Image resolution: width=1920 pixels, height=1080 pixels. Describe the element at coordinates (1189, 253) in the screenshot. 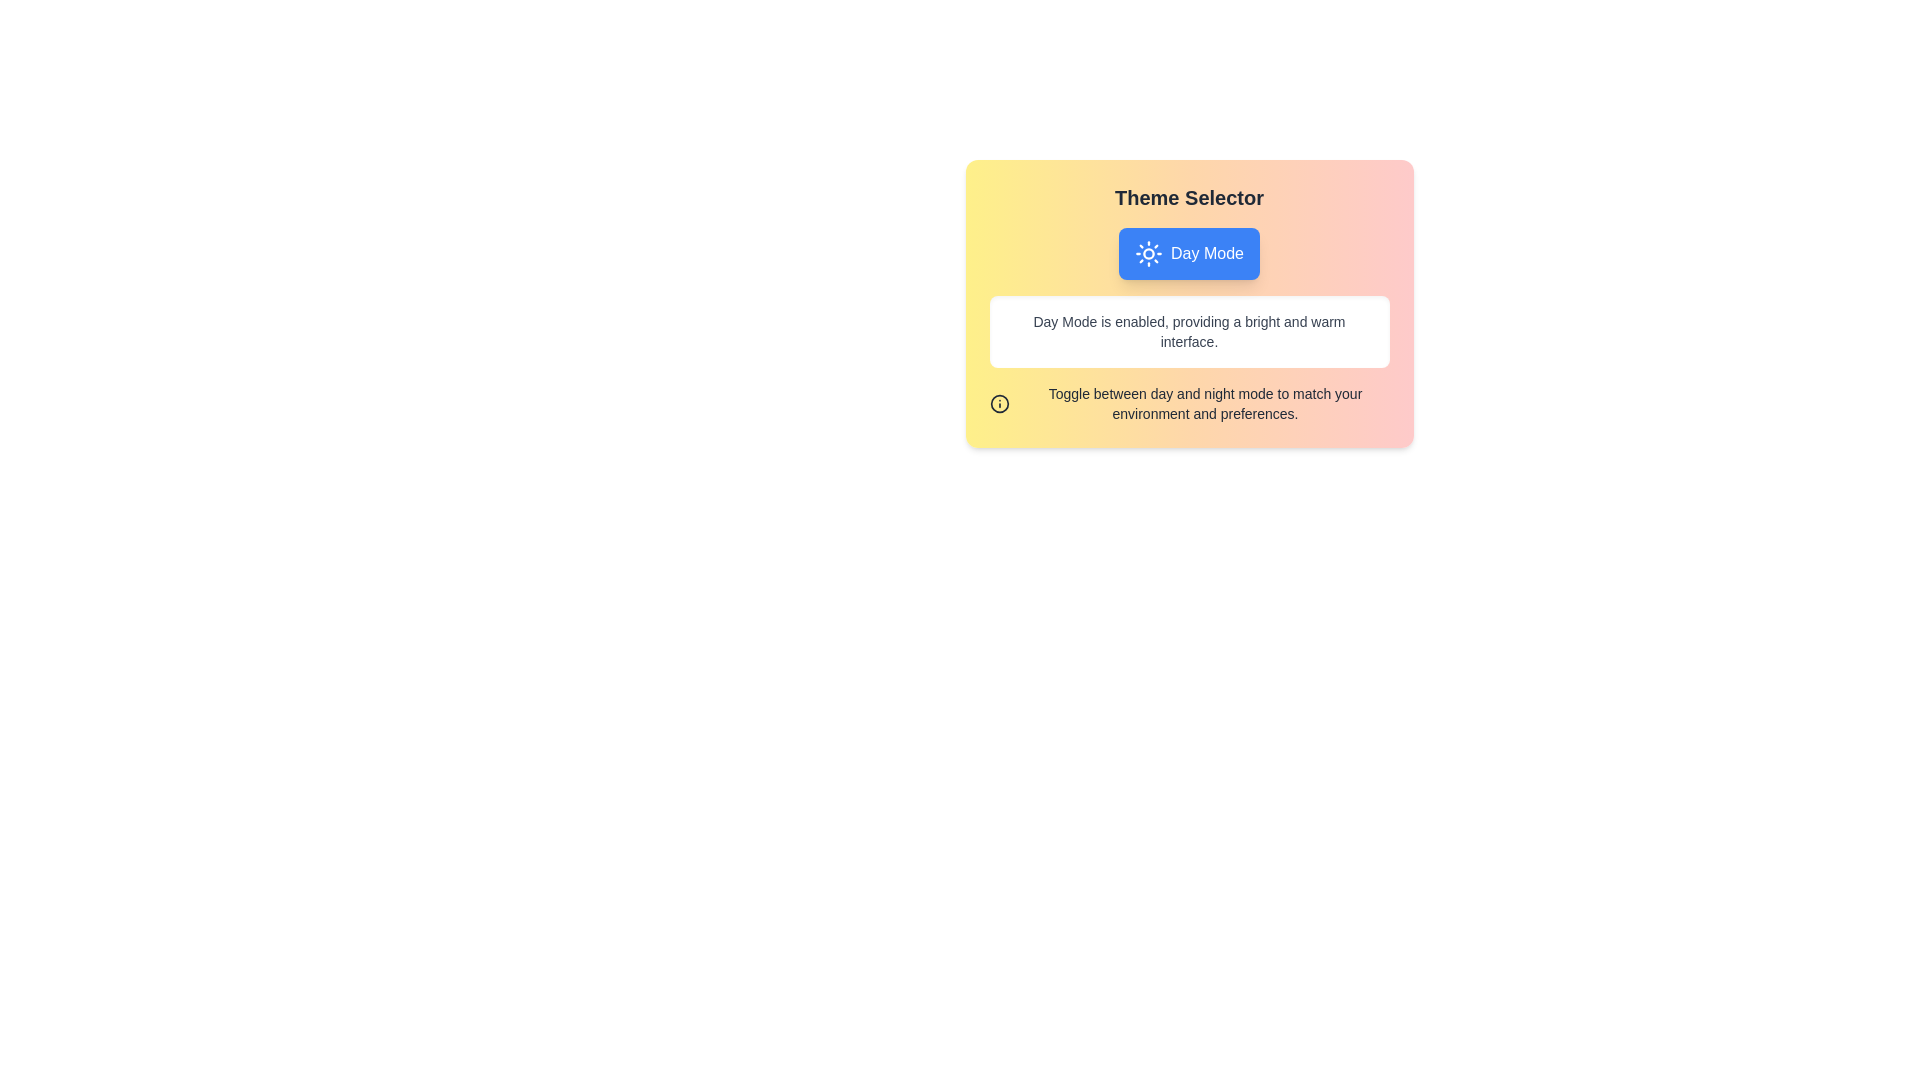

I see `the 'Day Mode' button to toggle the theme` at that location.